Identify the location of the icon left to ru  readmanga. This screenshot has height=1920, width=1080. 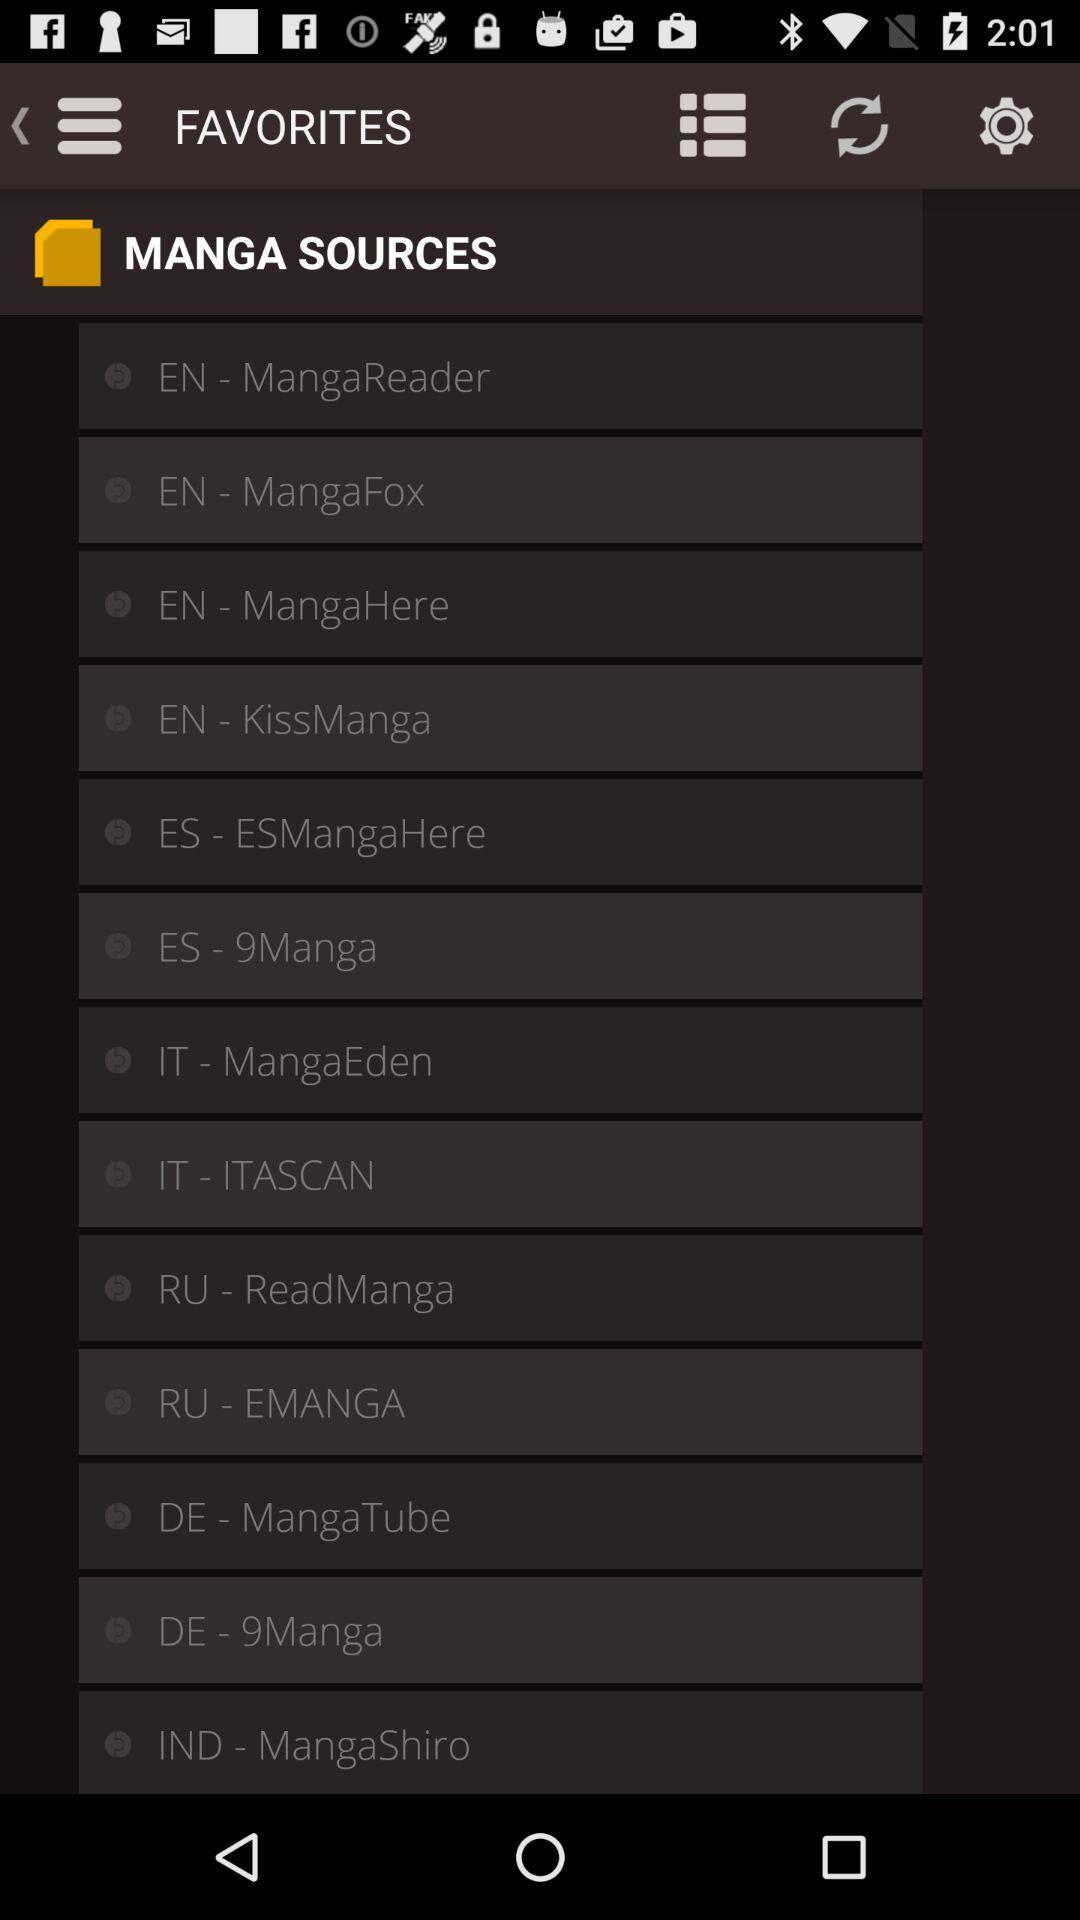
(104, 1287).